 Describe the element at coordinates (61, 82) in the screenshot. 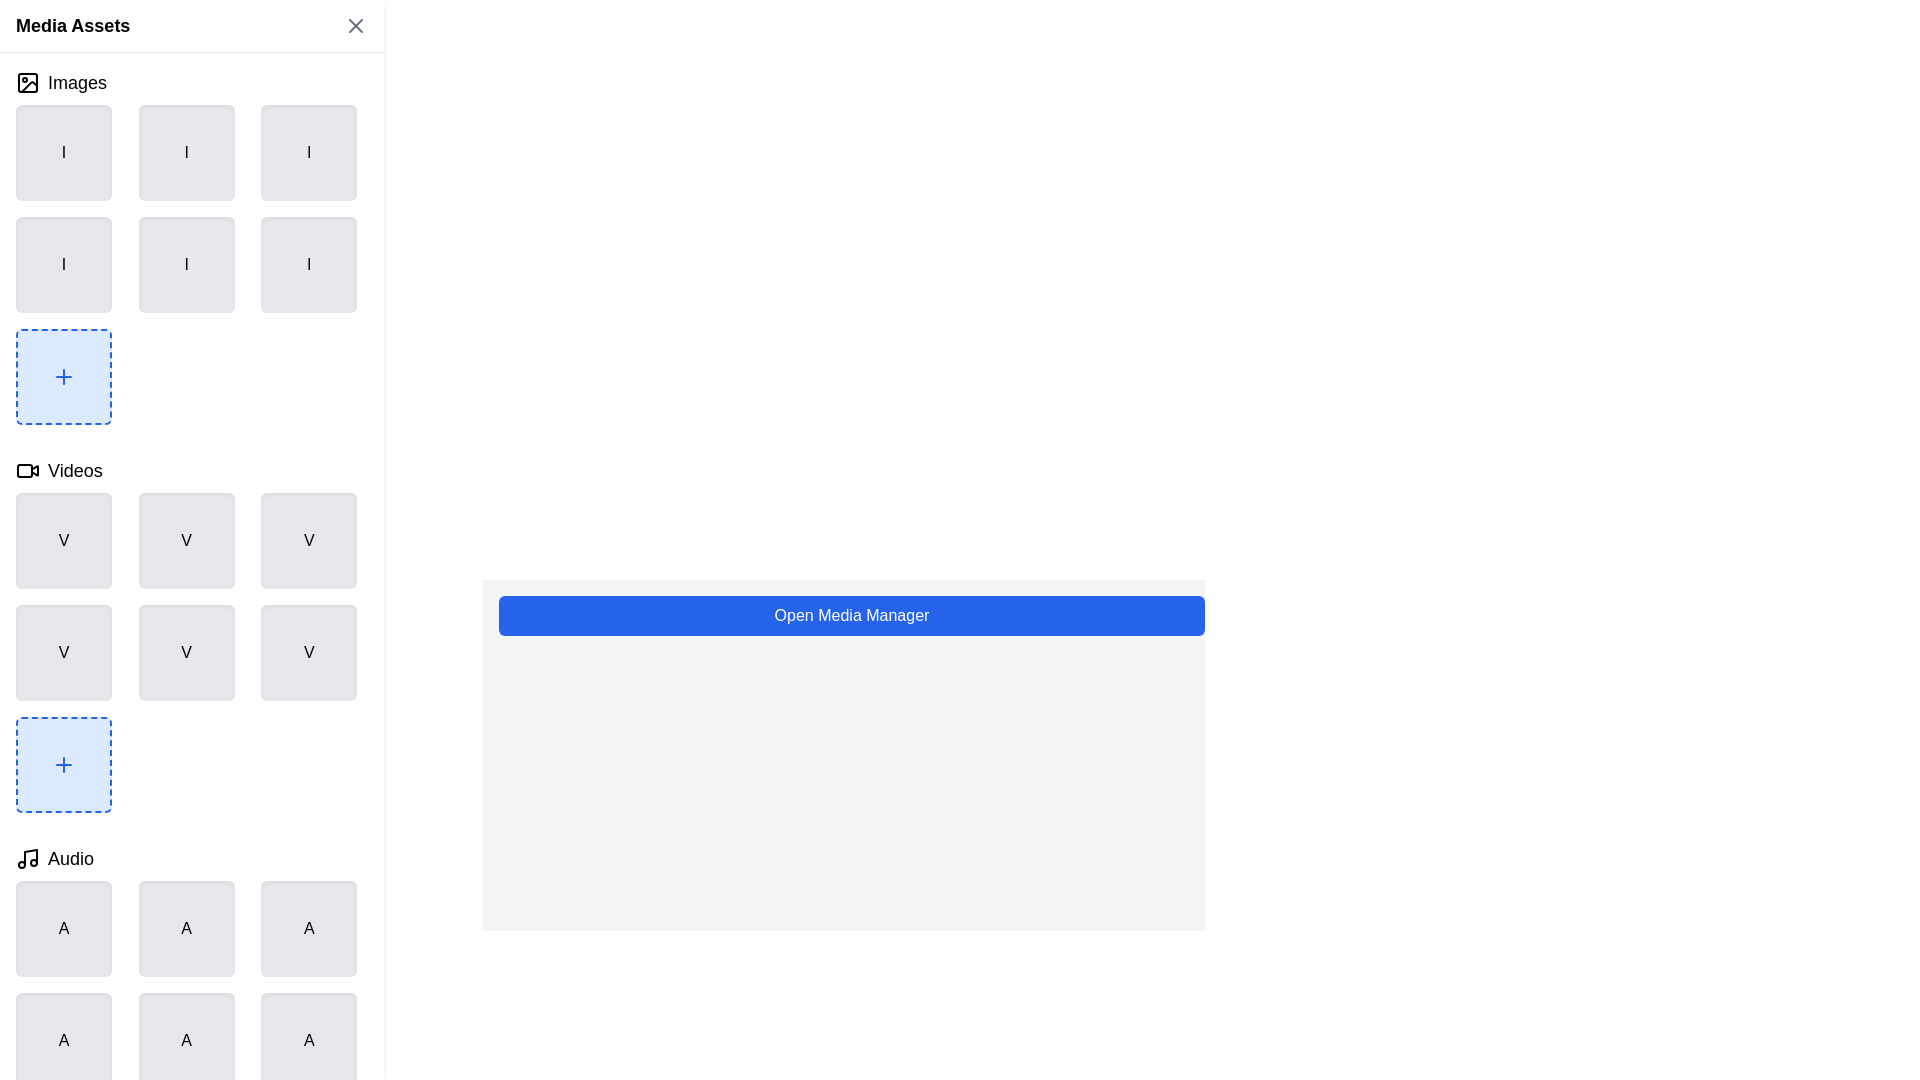

I see `the 'Images' navigation button located at the top-left of the 'Media Assets' panel` at that location.